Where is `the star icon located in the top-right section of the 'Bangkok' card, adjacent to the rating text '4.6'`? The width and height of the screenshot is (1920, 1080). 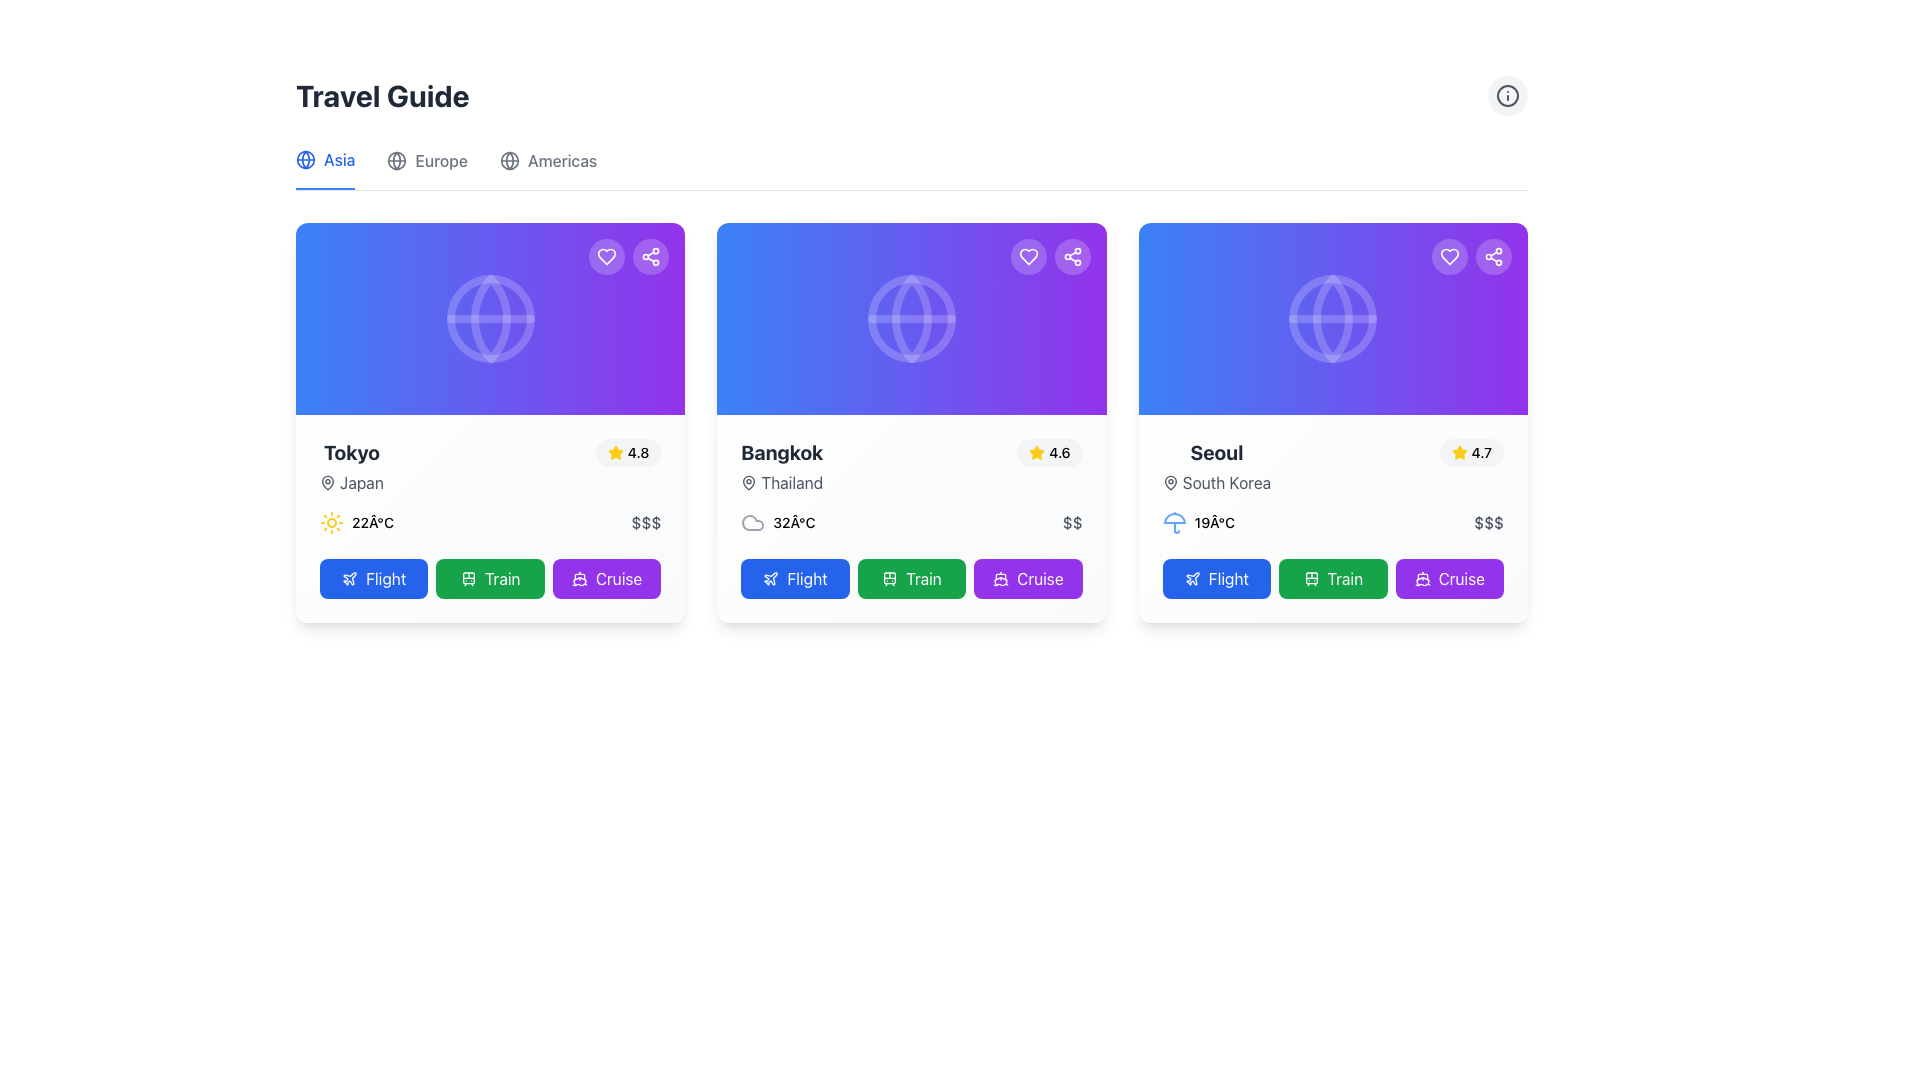
the star icon located in the top-right section of the 'Bangkok' card, adjacent to the rating text '4.6' is located at coordinates (614, 452).